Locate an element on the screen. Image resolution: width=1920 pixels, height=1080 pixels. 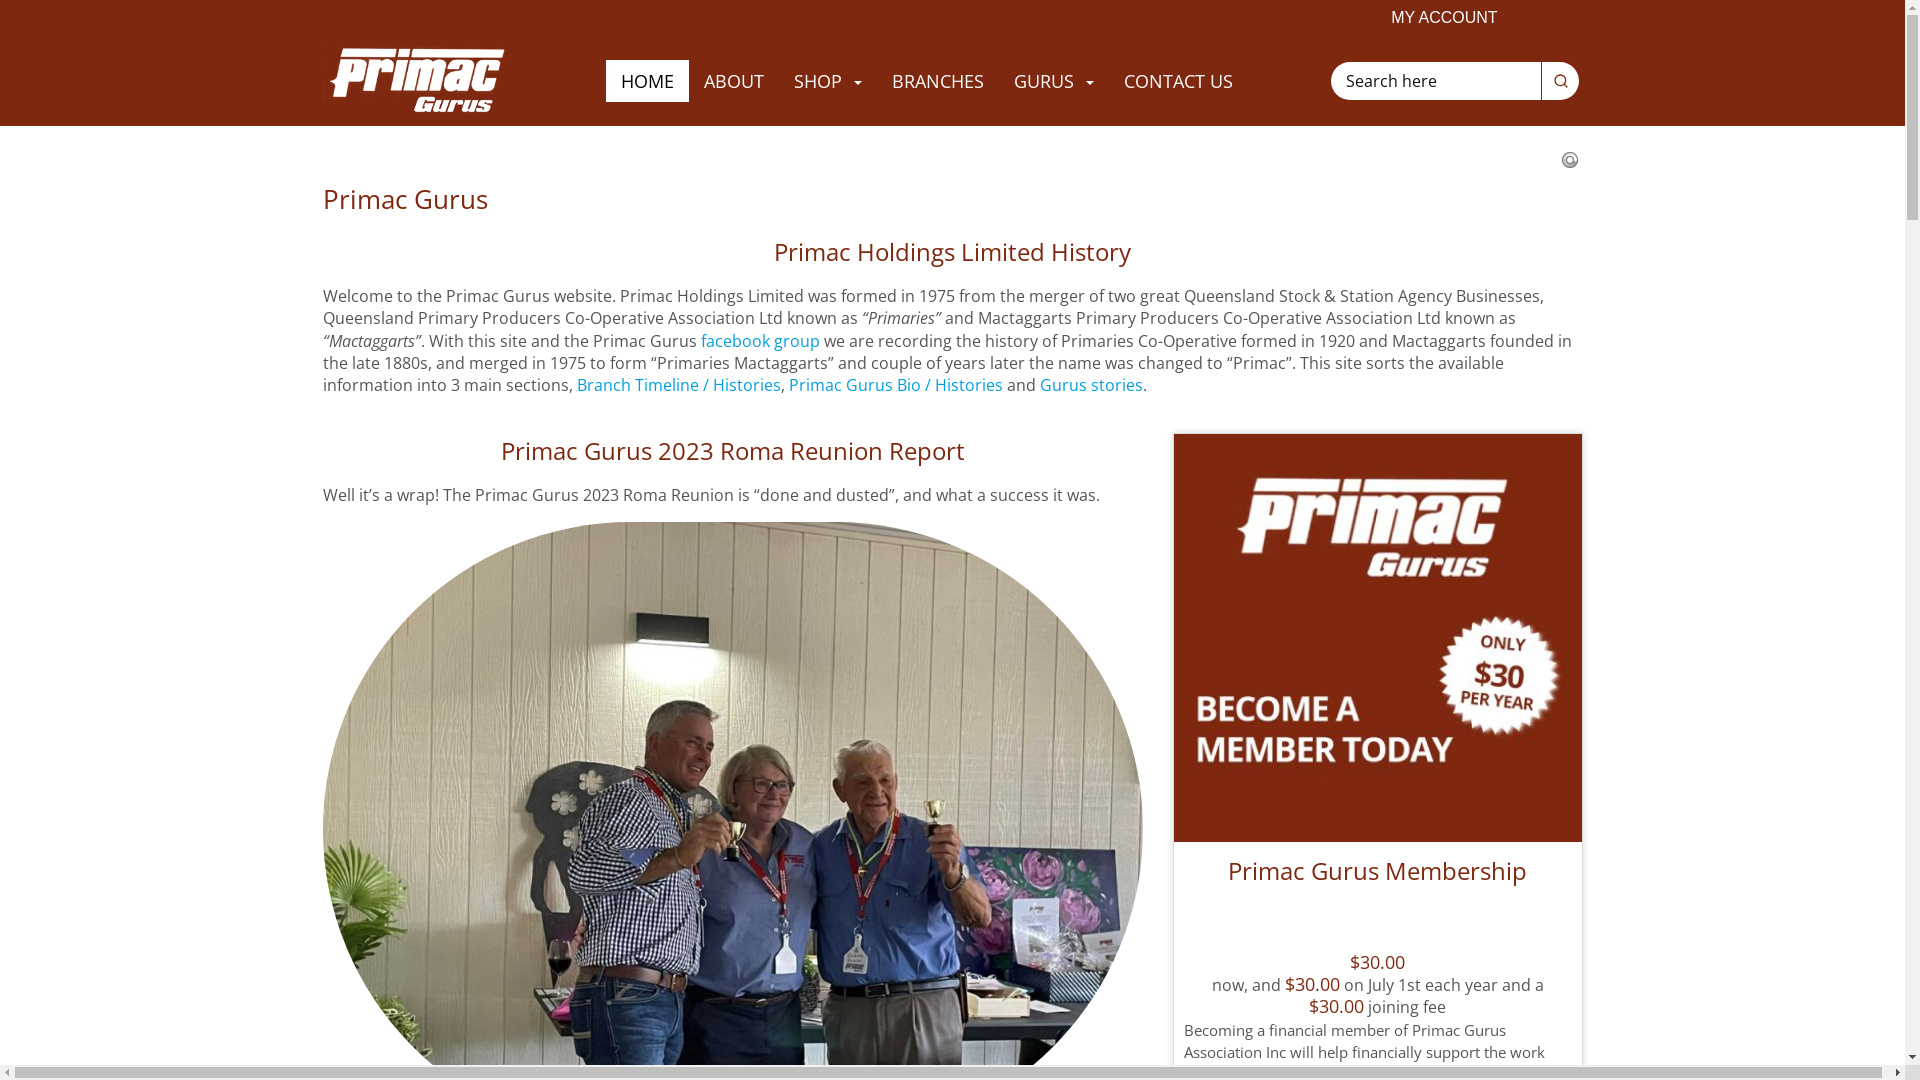
'facebook group' is located at coordinates (758, 339).